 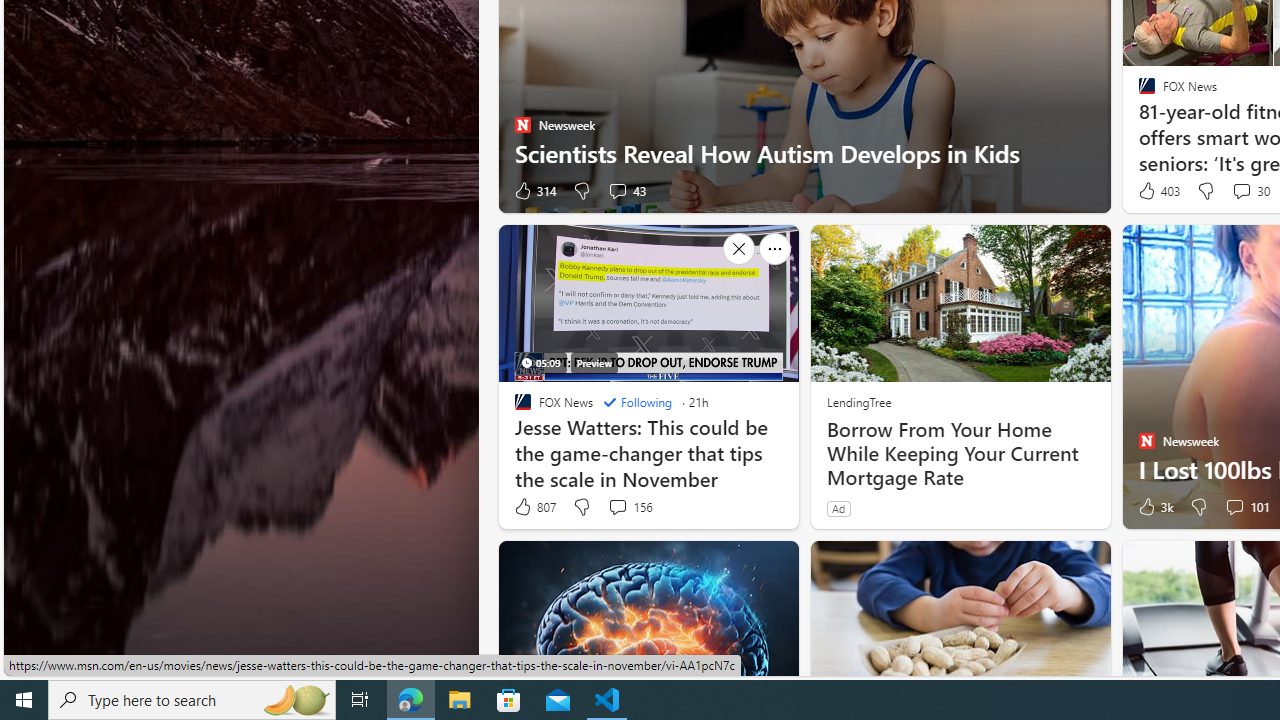 What do you see at coordinates (625, 191) in the screenshot?
I see `'View comments 43 Comment'` at bounding box center [625, 191].